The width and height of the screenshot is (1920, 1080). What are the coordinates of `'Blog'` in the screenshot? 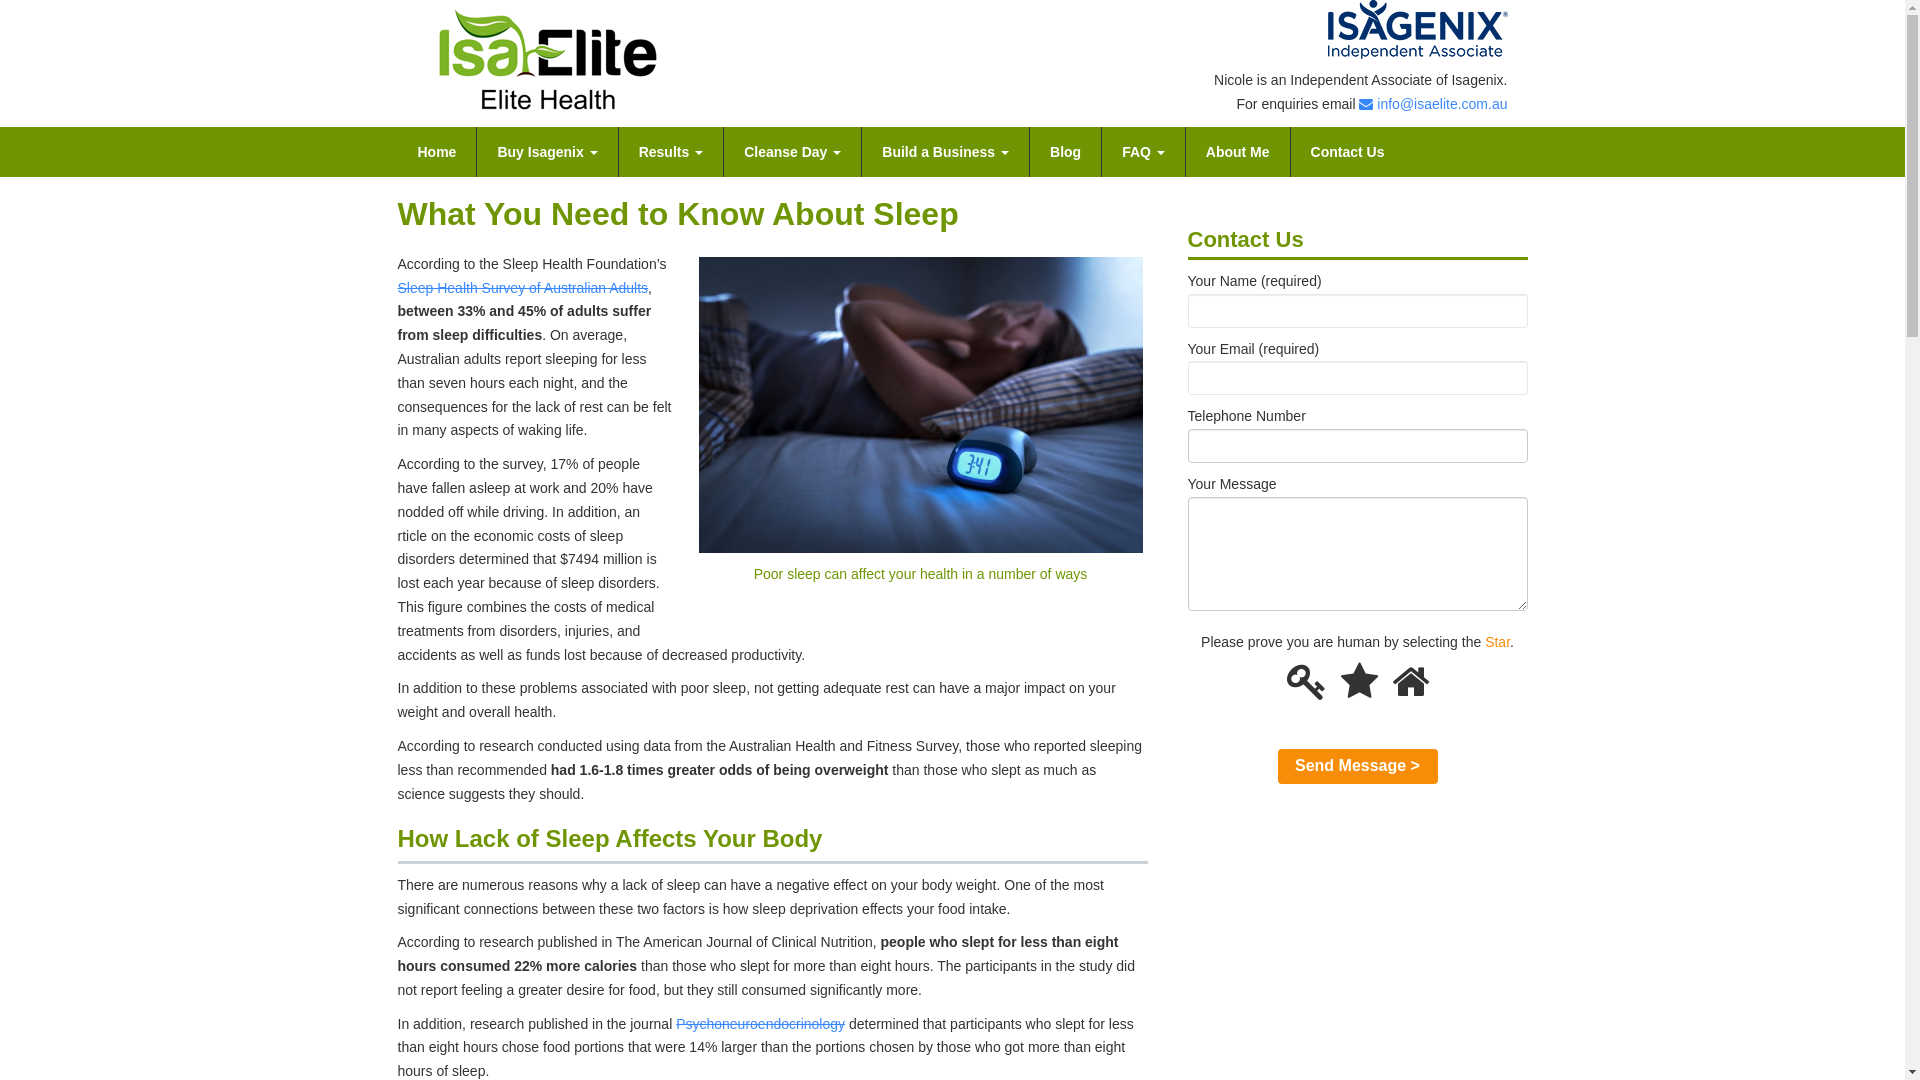 It's located at (1064, 150).